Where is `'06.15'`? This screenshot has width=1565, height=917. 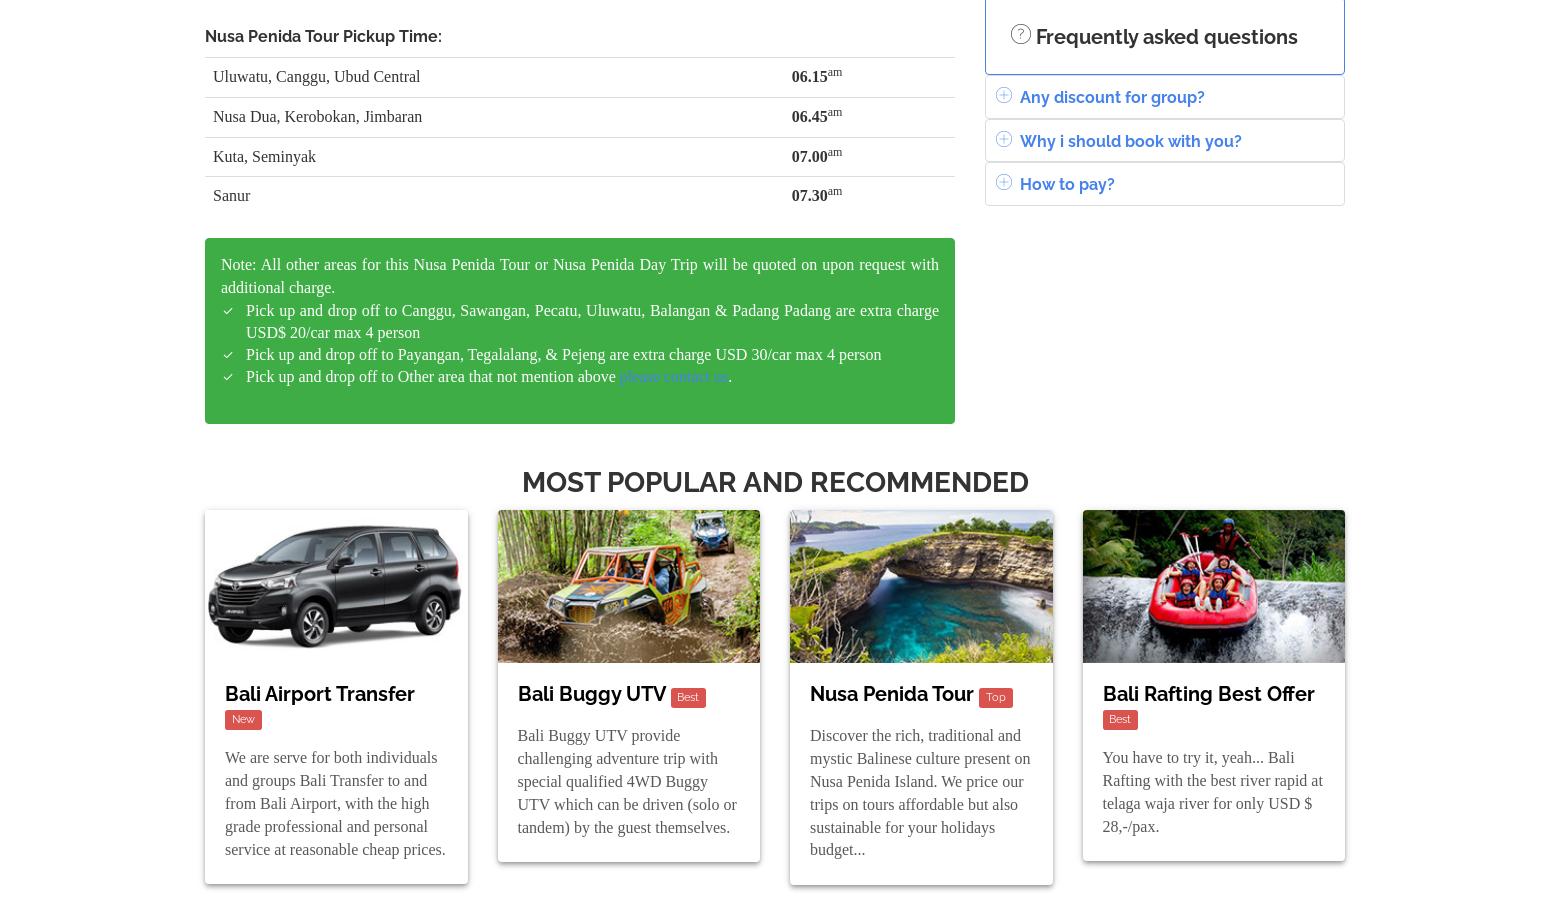
'06.15' is located at coordinates (807, 74).